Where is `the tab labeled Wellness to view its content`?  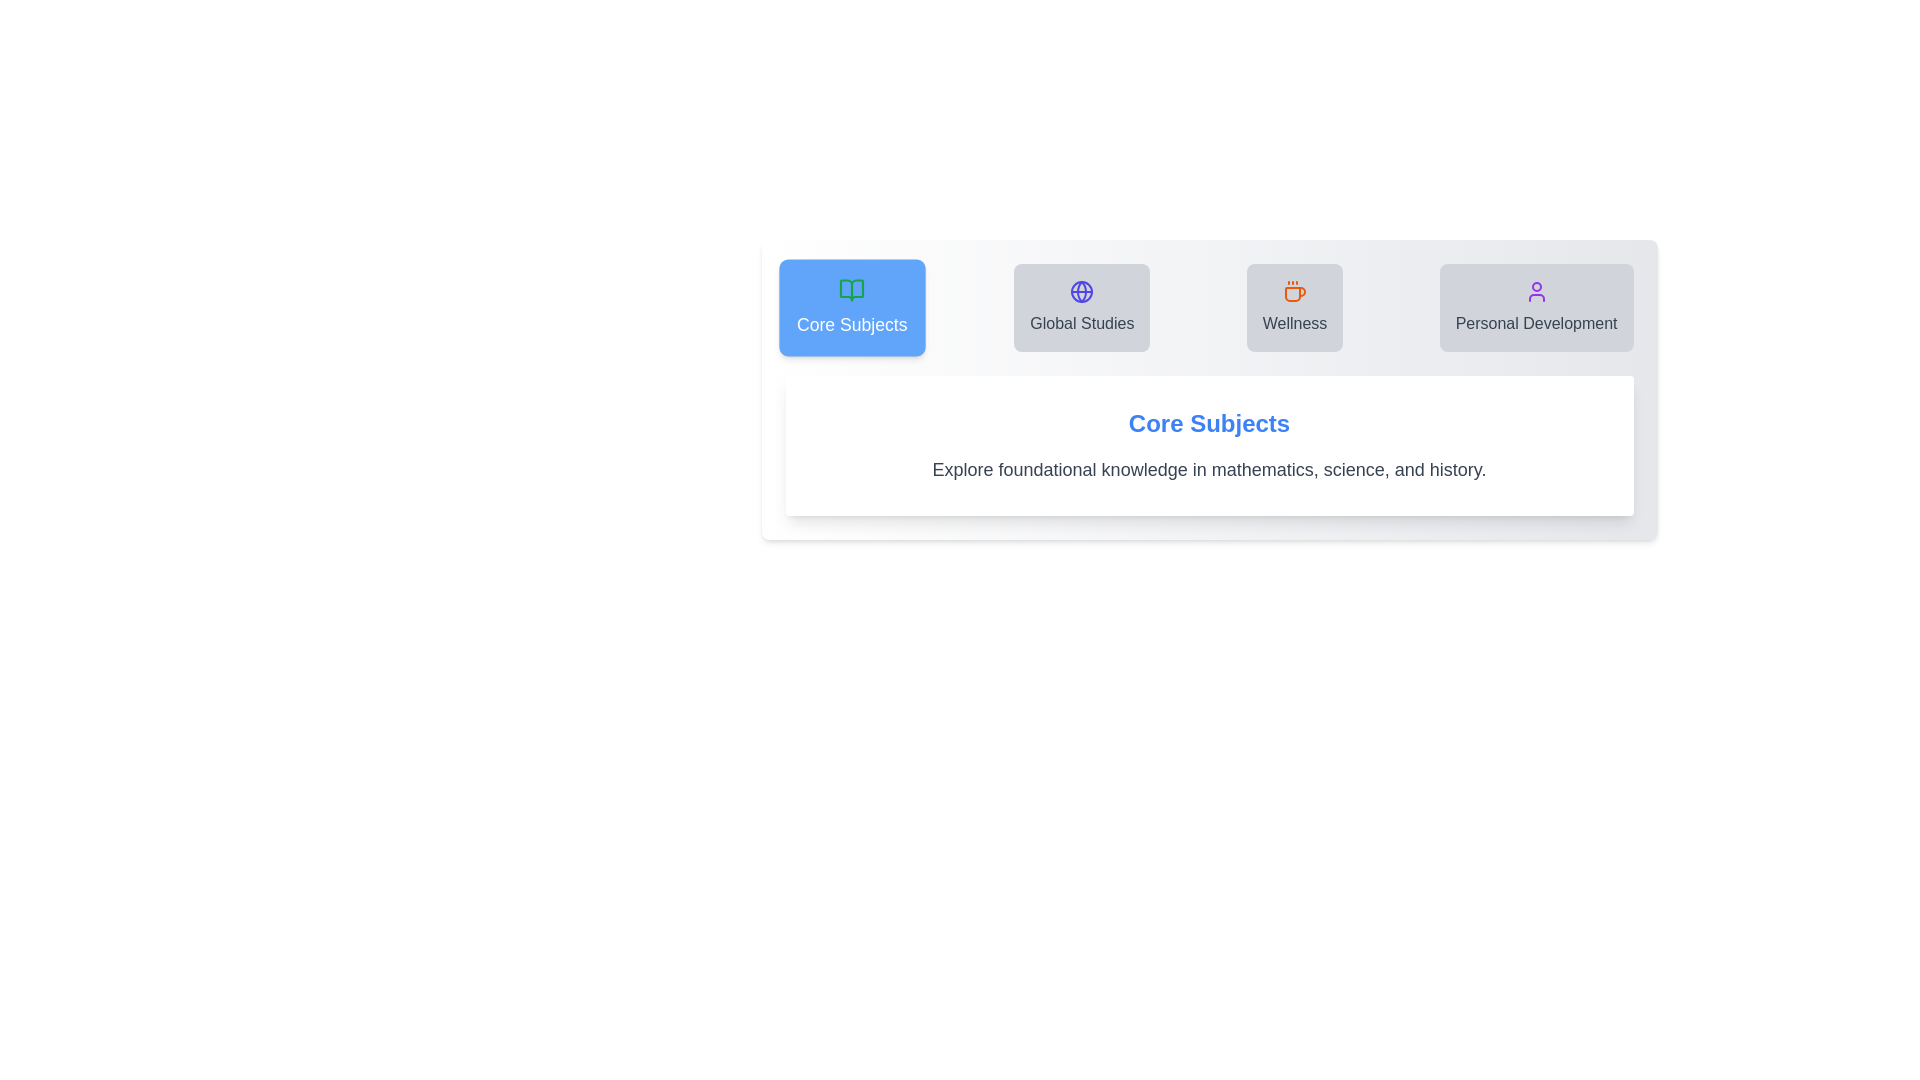
the tab labeled Wellness to view its content is located at coordinates (1295, 308).